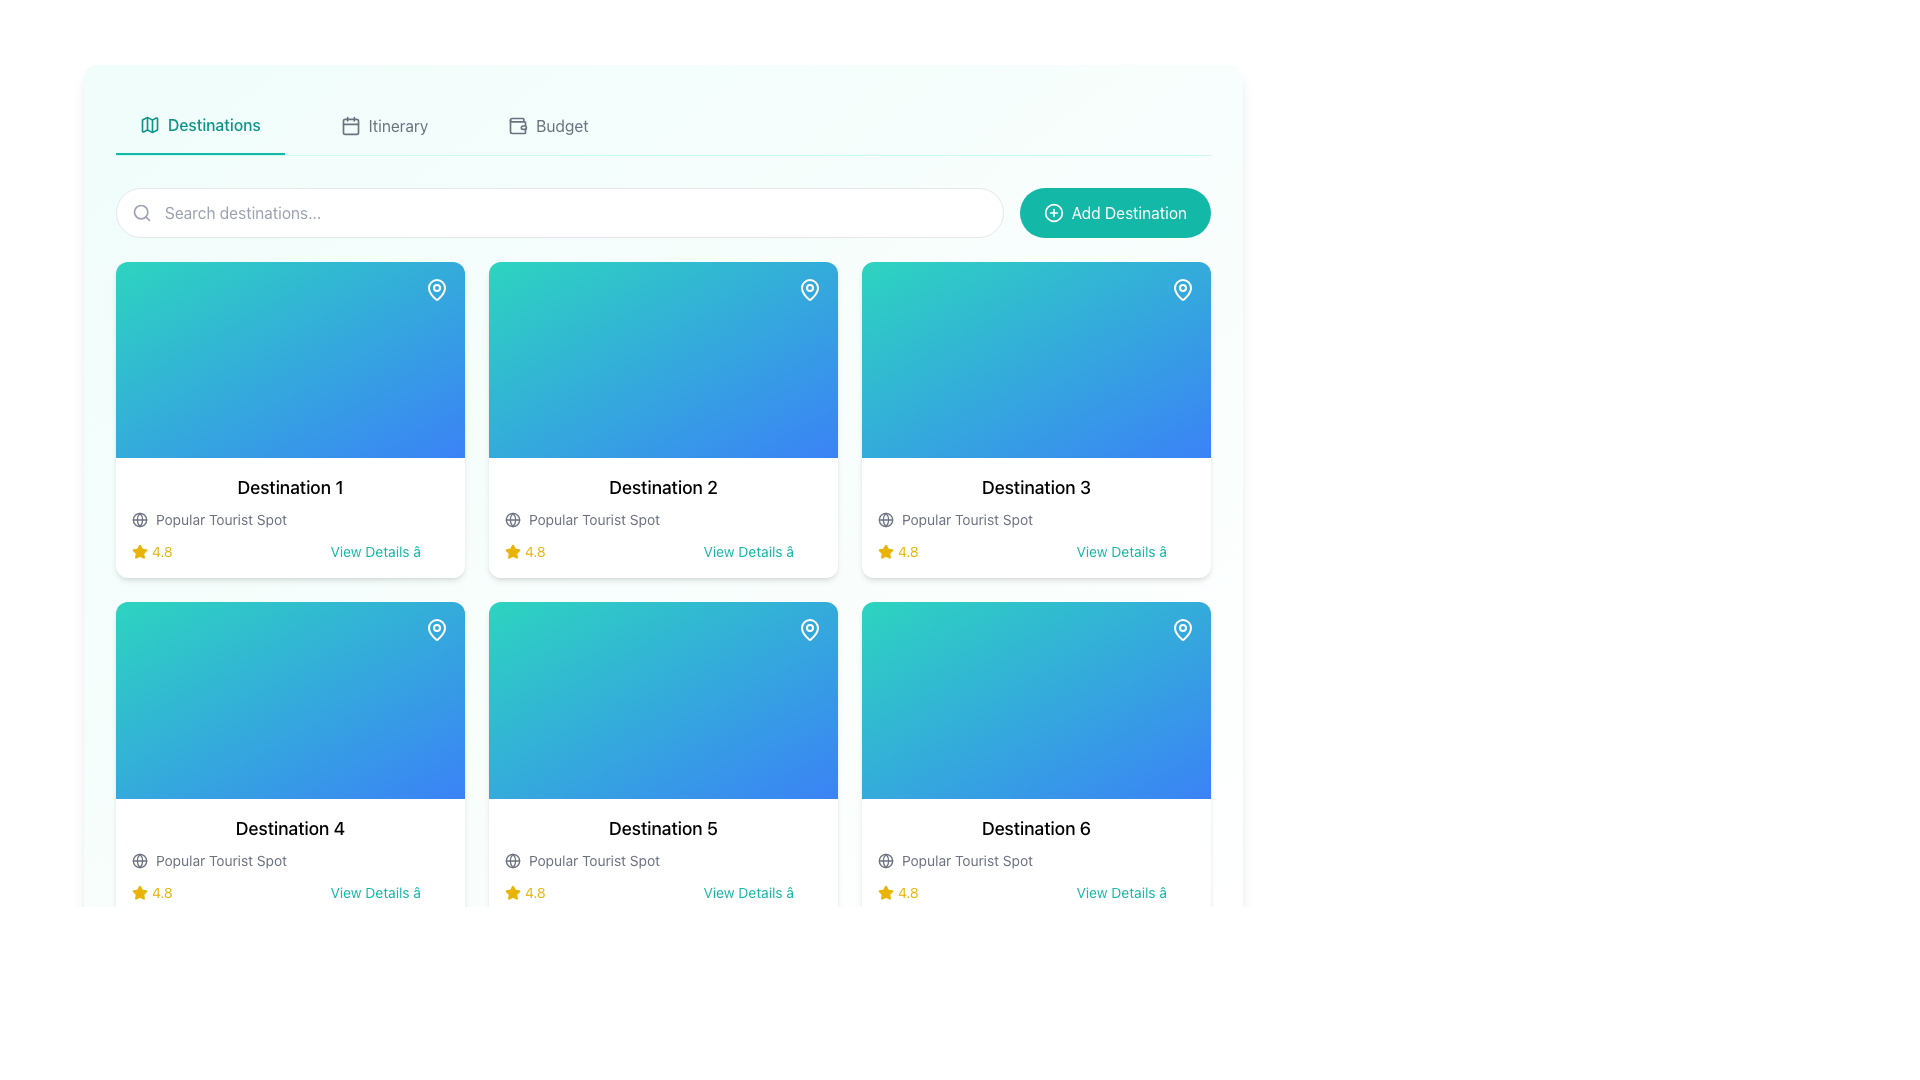 This screenshot has width=1920, height=1080. Describe the element at coordinates (1036, 857) in the screenshot. I see `the Card located in the bottom-right corner of the second row, which is the sixth item in the grid` at that location.